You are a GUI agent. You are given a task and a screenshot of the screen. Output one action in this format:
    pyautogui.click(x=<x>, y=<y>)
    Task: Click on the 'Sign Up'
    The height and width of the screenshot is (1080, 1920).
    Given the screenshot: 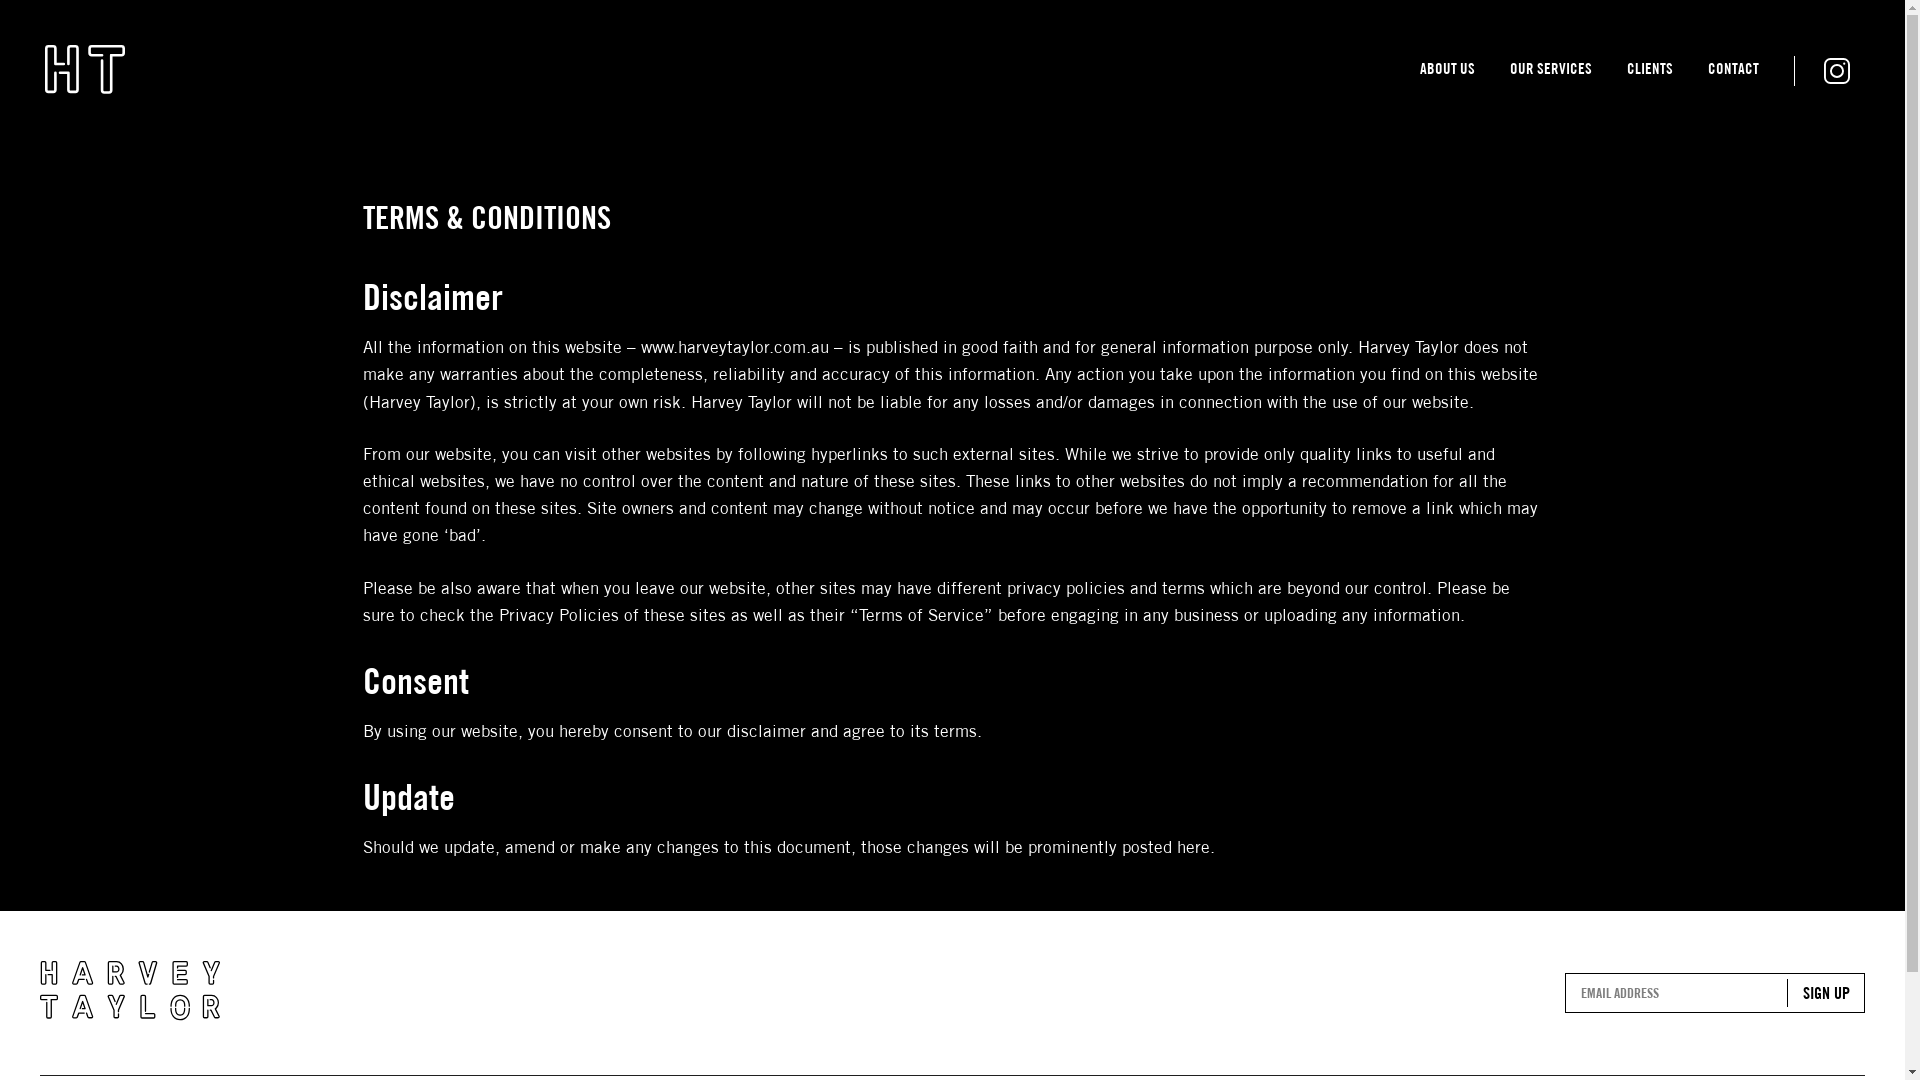 What is the action you would take?
    pyautogui.click(x=1825, y=992)
    